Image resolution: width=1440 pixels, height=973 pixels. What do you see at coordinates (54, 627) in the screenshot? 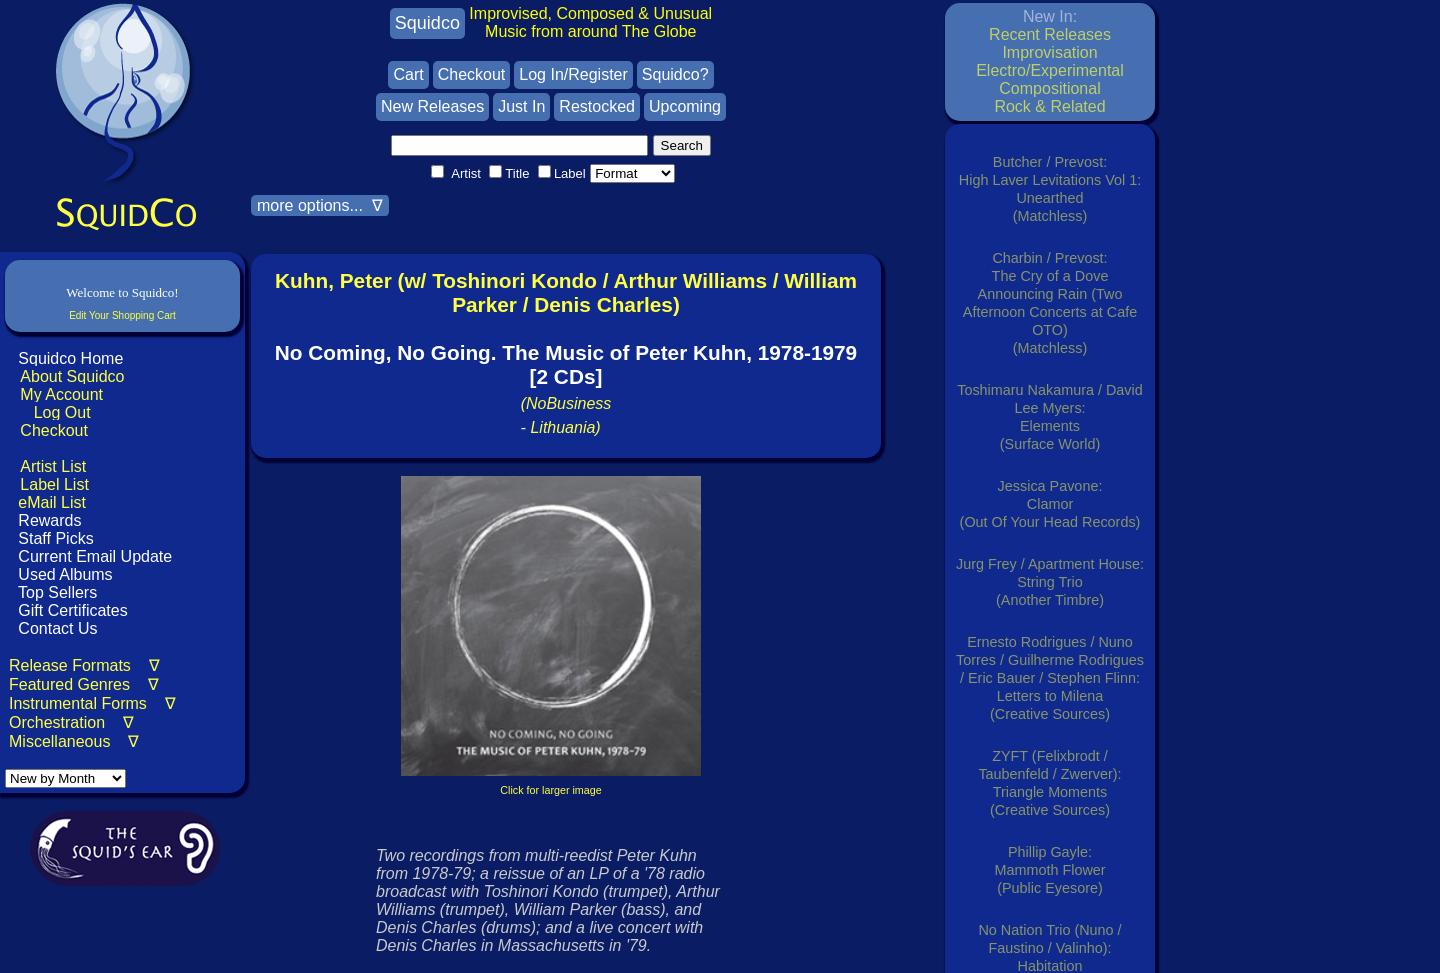
I see `'Contact Us'` at bounding box center [54, 627].